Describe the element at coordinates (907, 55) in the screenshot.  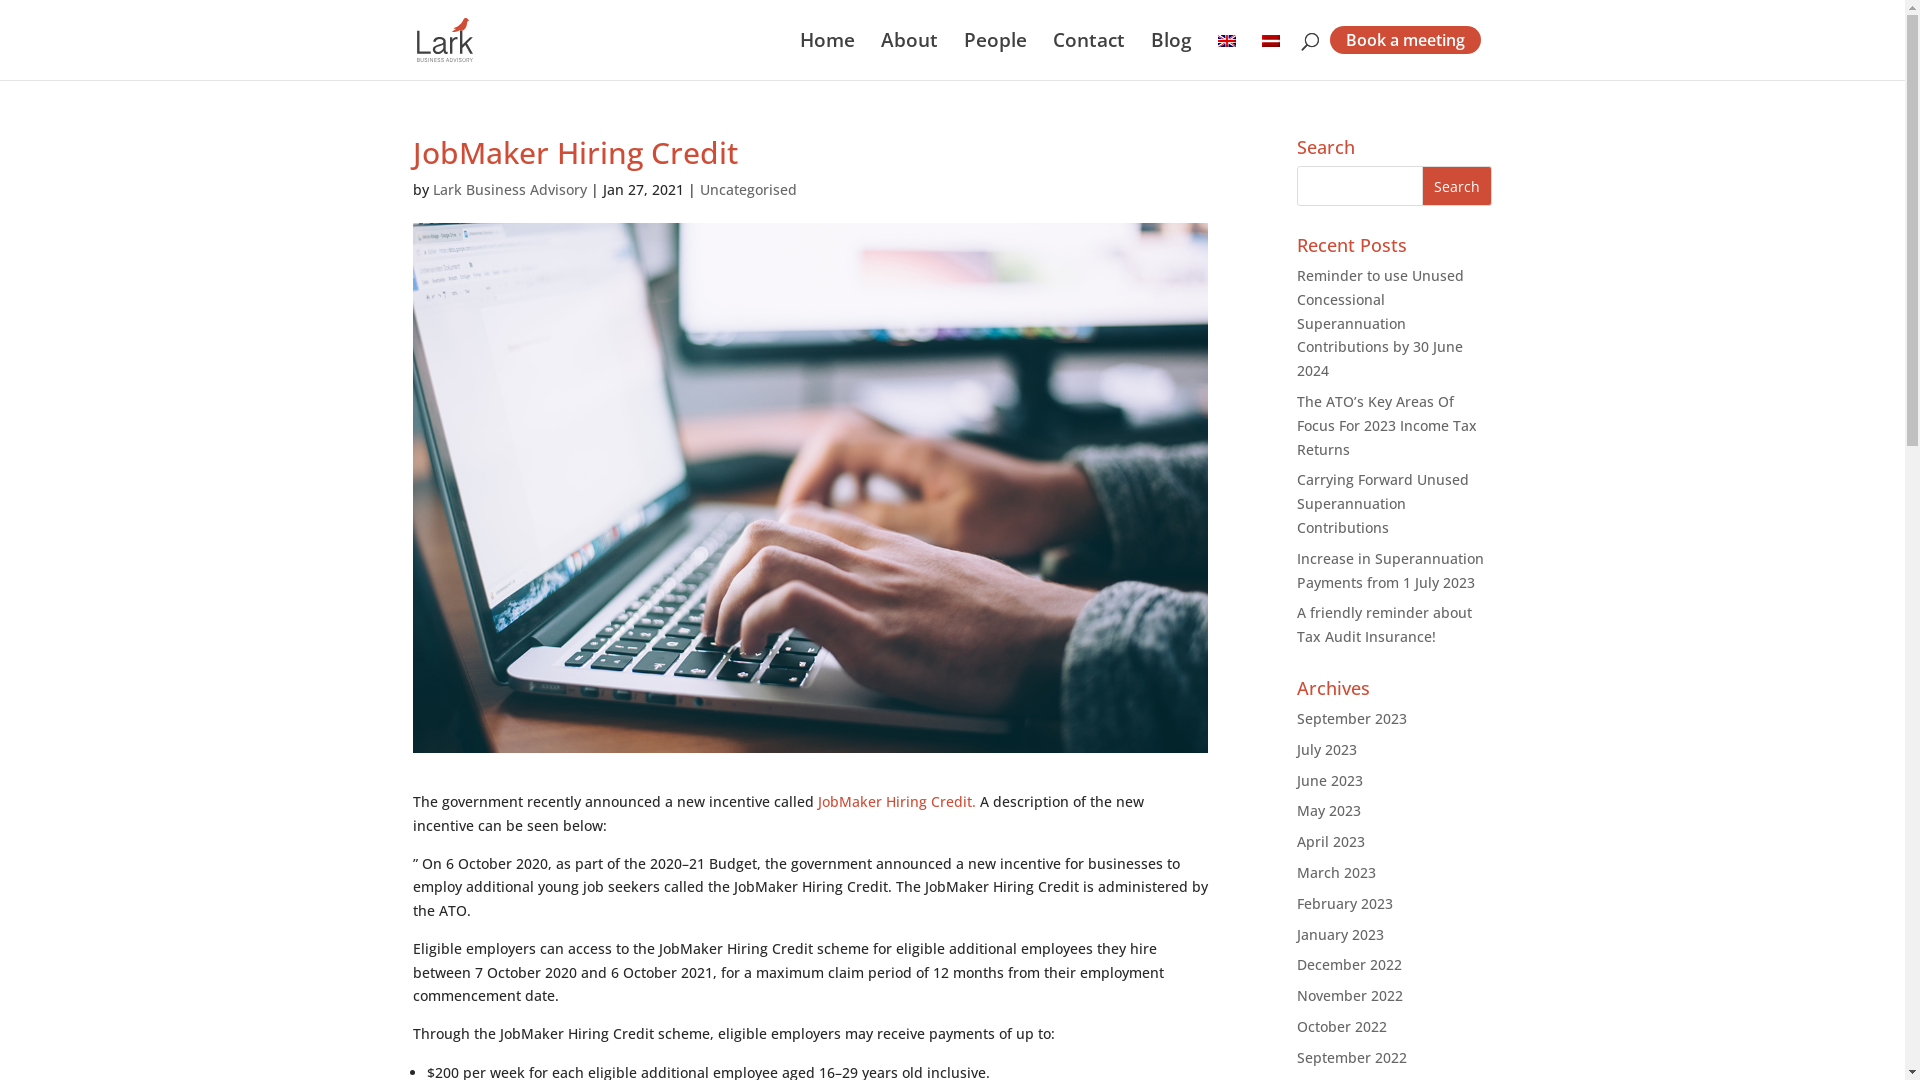
I see `'About'` at that location.